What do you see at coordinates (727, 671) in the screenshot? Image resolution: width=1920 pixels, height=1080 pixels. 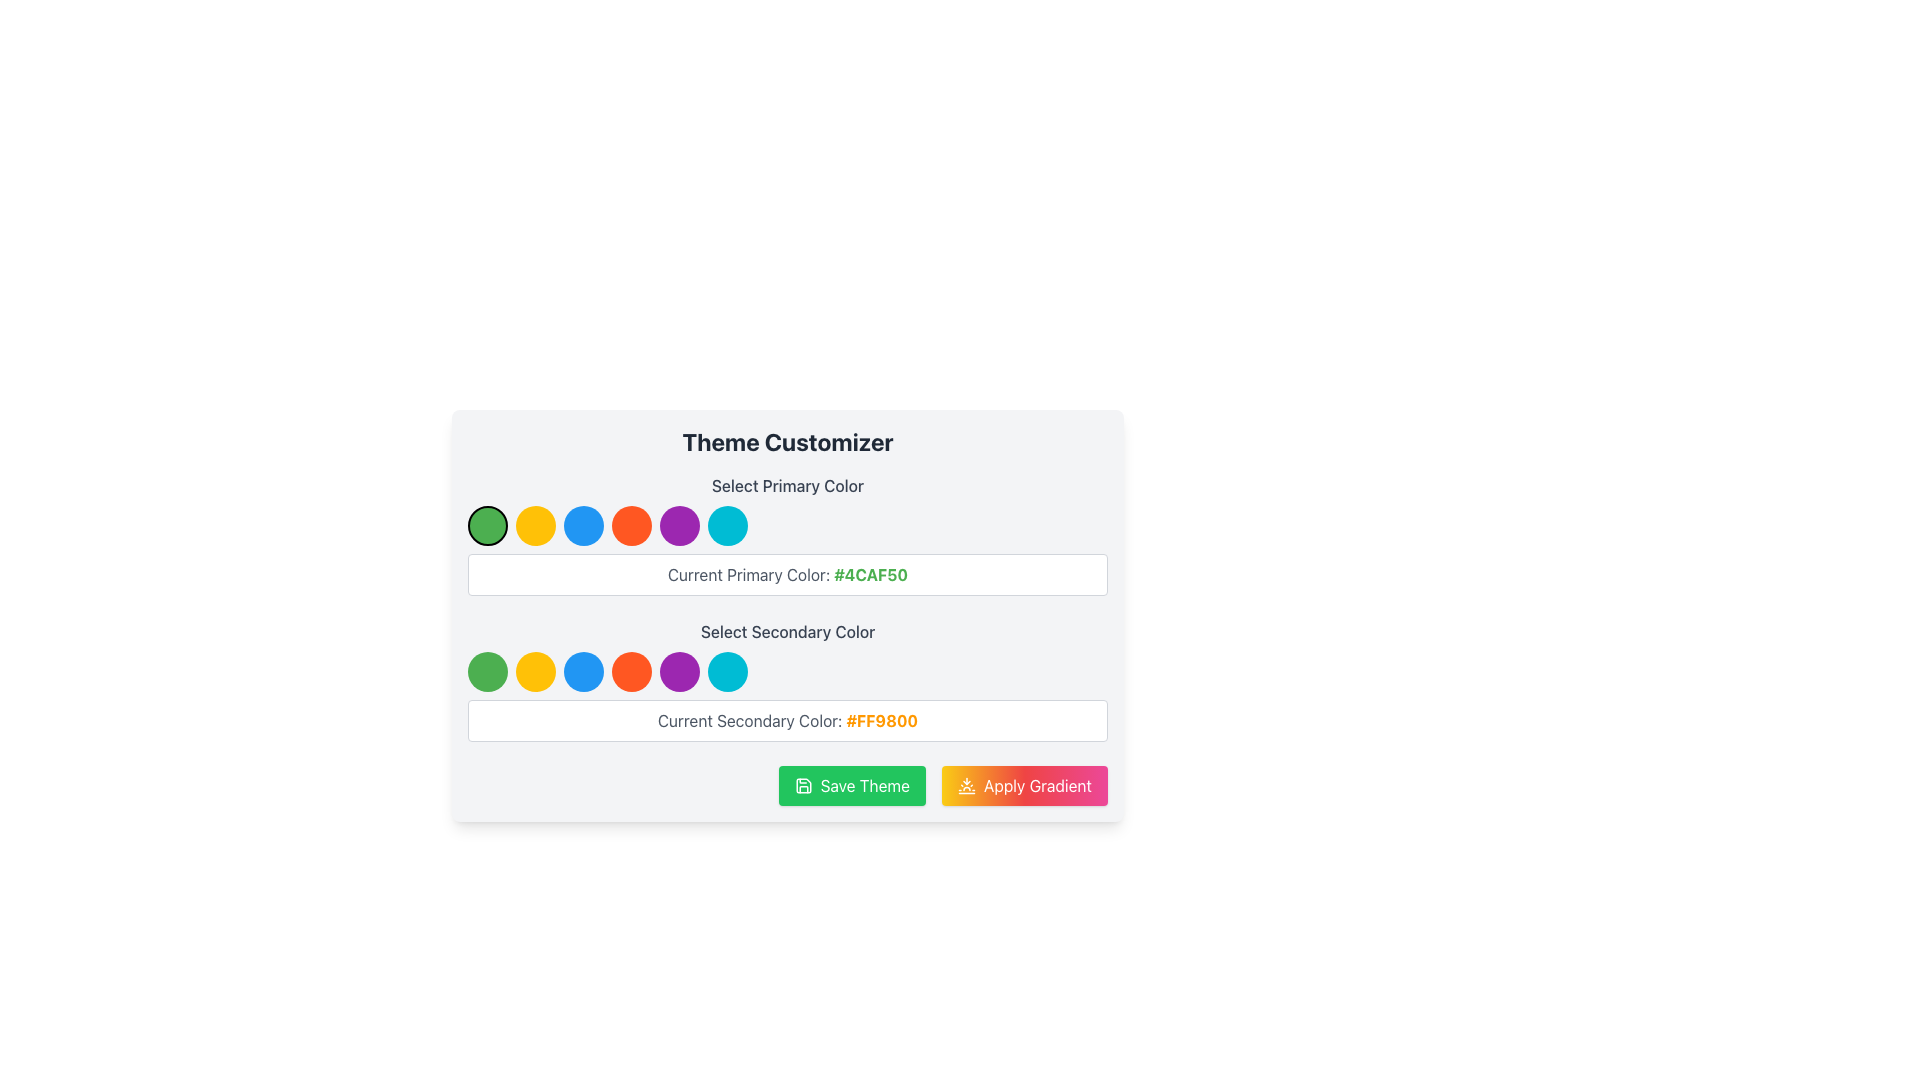 I see `the sixth circular button with a bright cyan background in the 'Select Secondary Color' section` at bounding box center [727, 671].